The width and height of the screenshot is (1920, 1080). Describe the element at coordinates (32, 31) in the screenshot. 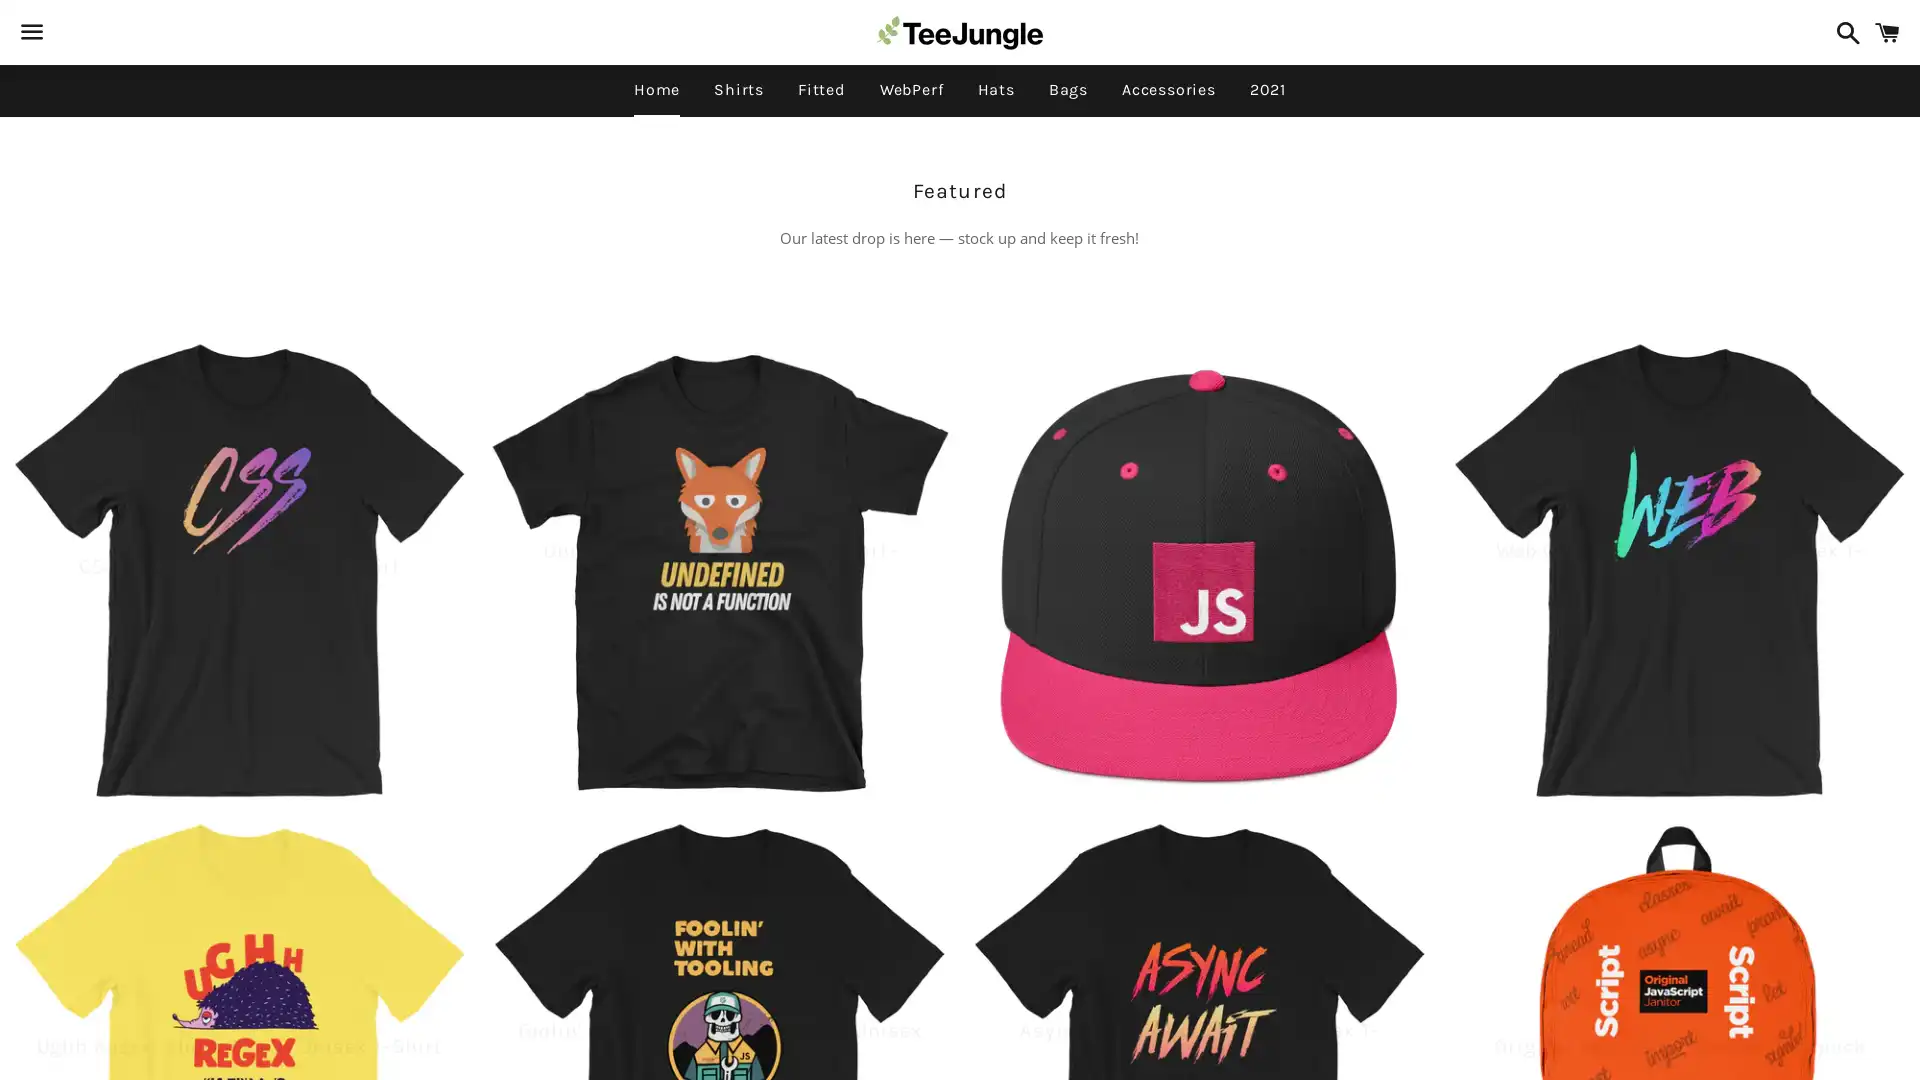

I see `Menu` at that location.